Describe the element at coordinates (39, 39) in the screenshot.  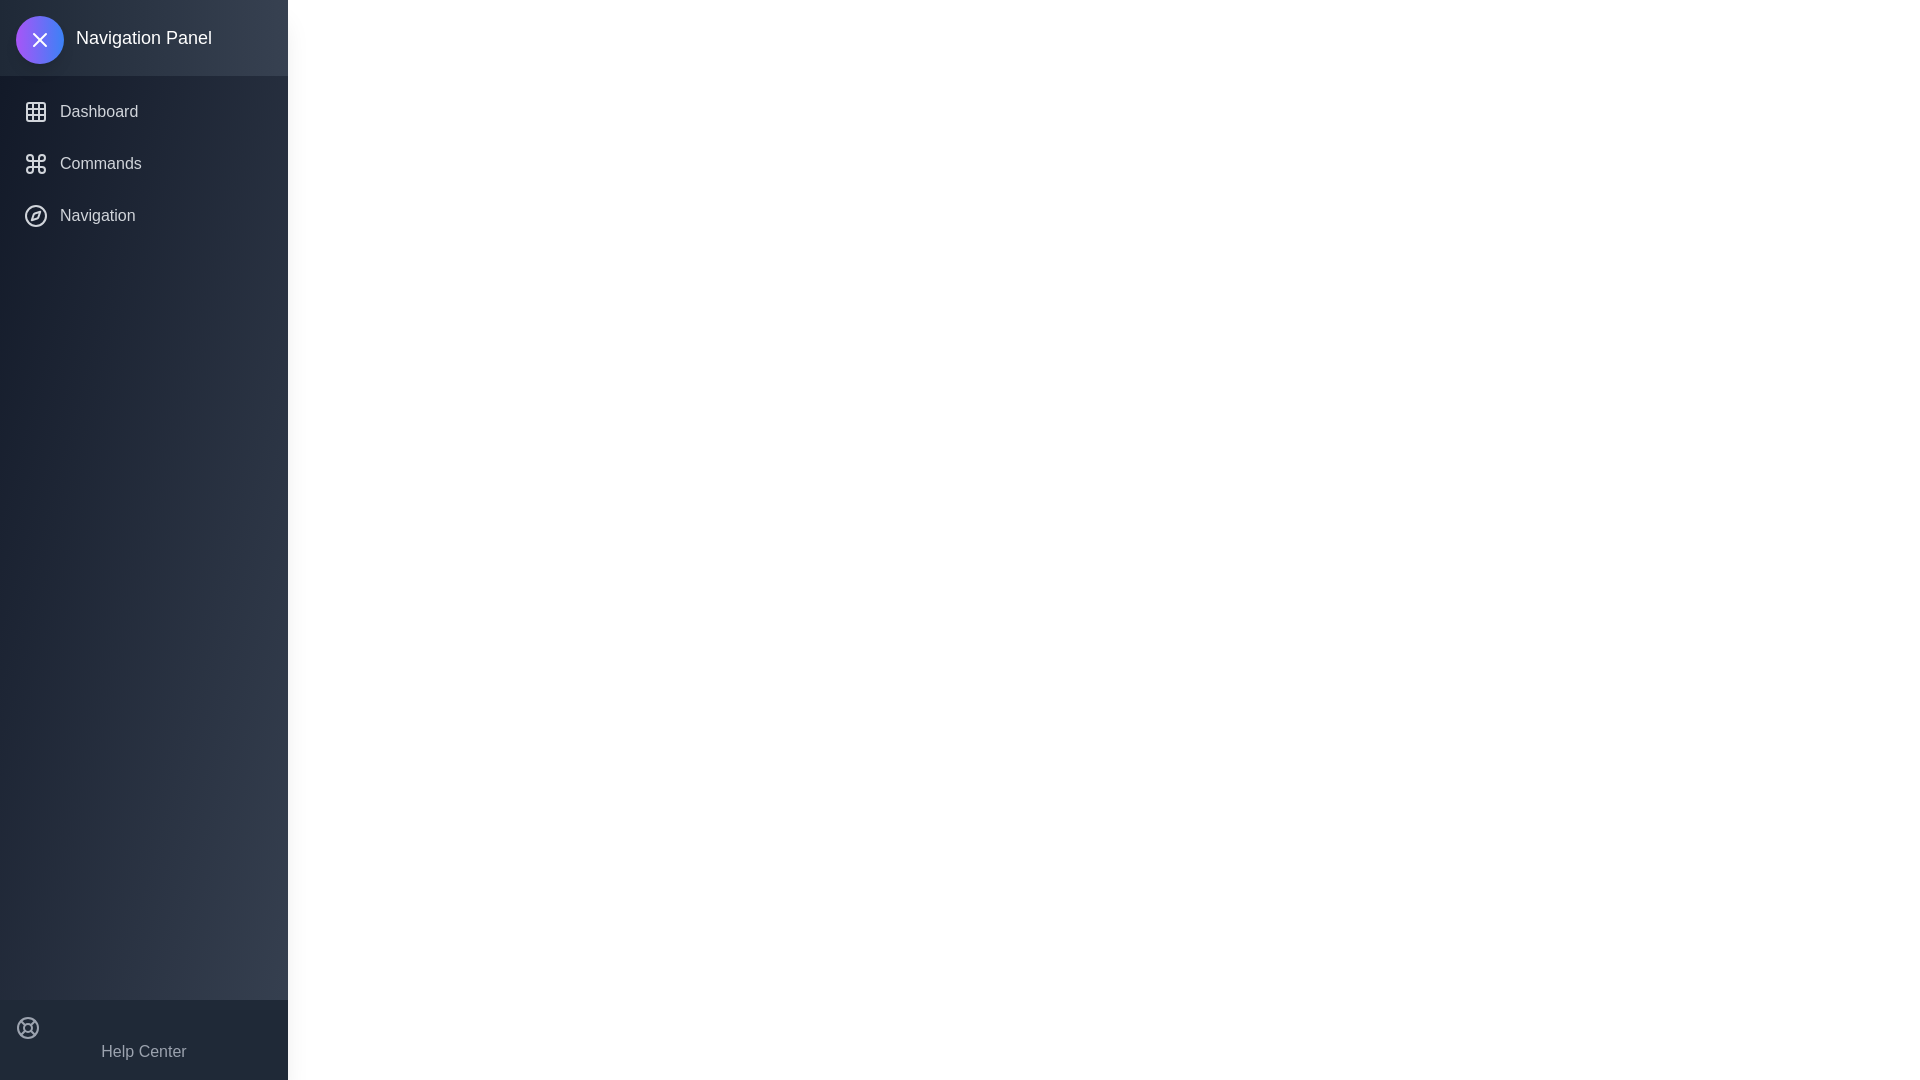
I see `top-left button to toggle the drawer panel` at that location.